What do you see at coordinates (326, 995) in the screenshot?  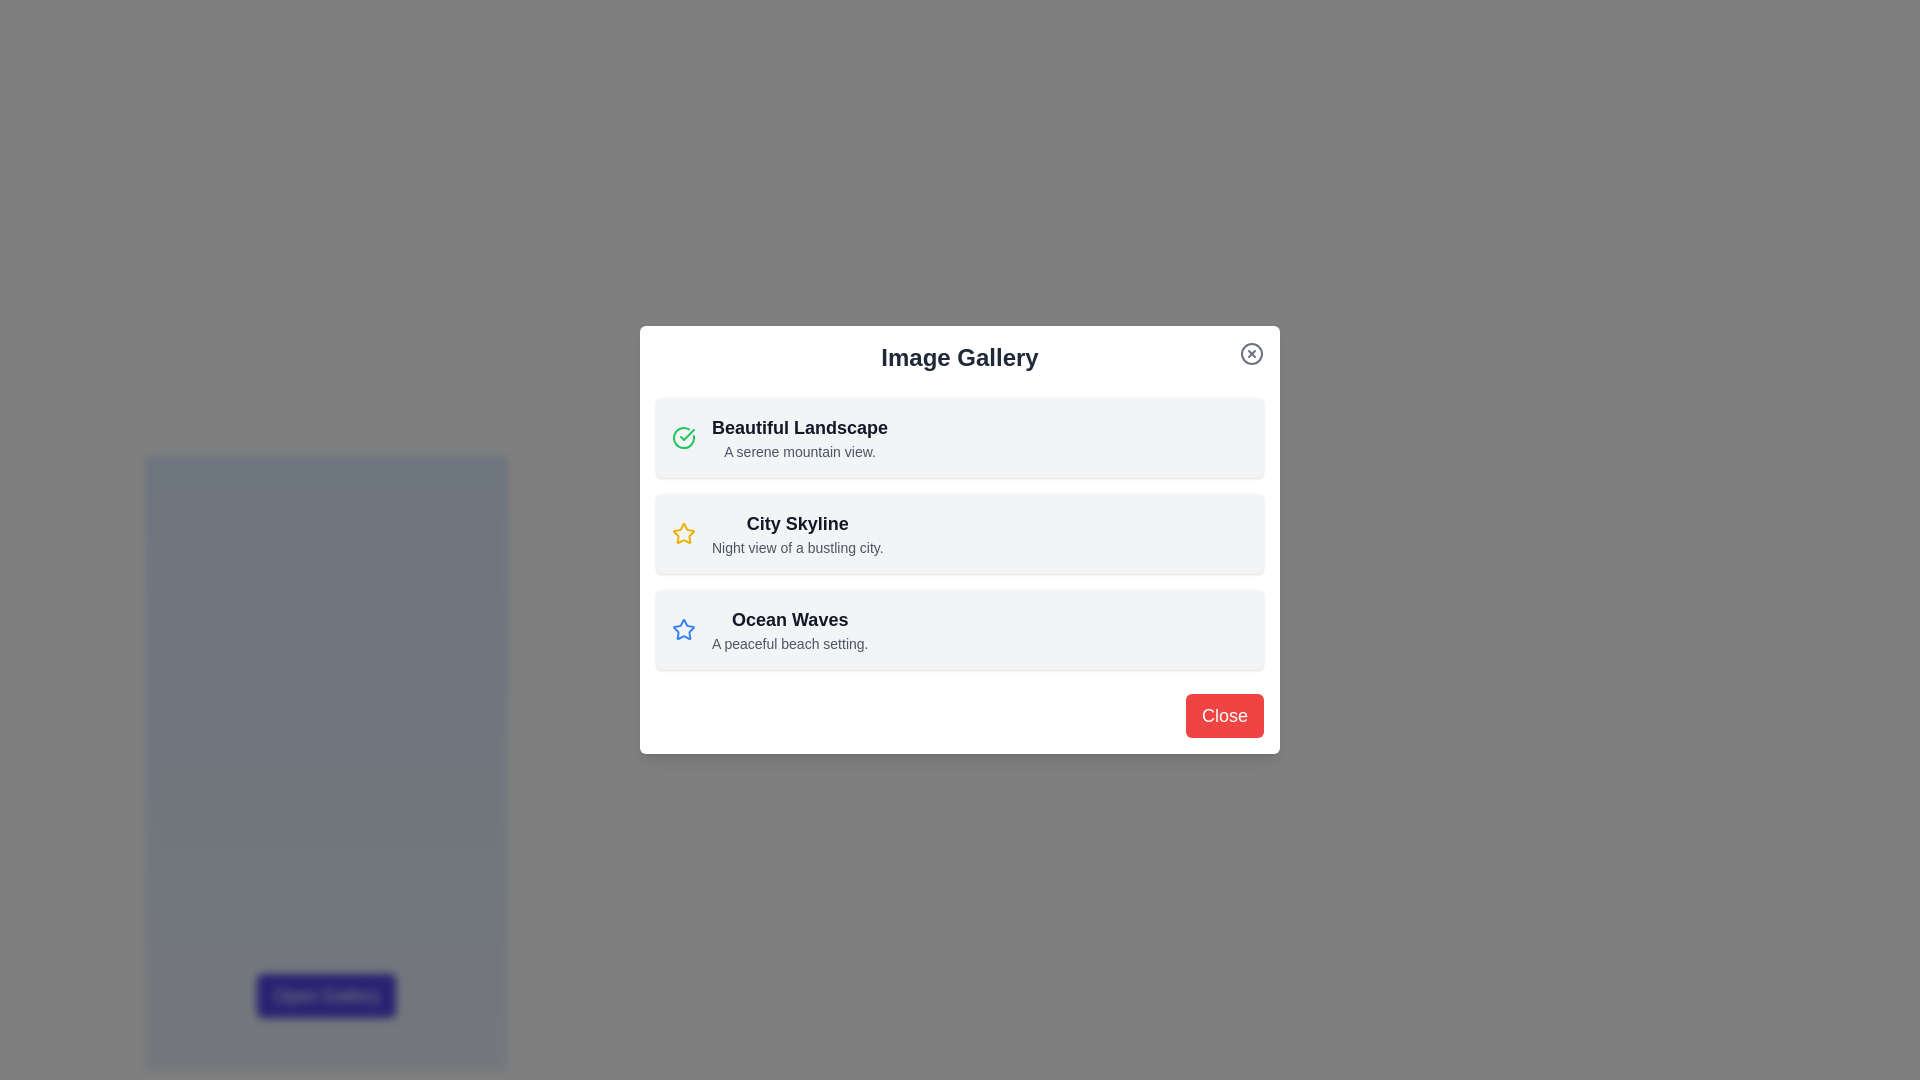 I see `the distinct rectangular button with rounded corners labeled 'Open Gallery', which has a dark indigo background that changes on hover` at bounding box center [326, 995].